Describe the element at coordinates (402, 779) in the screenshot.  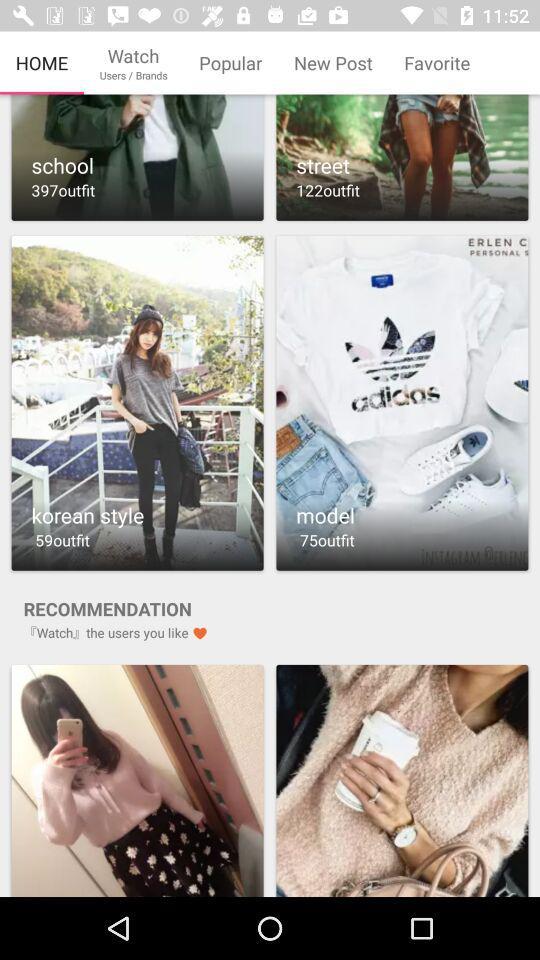
I see `open page` at that location.